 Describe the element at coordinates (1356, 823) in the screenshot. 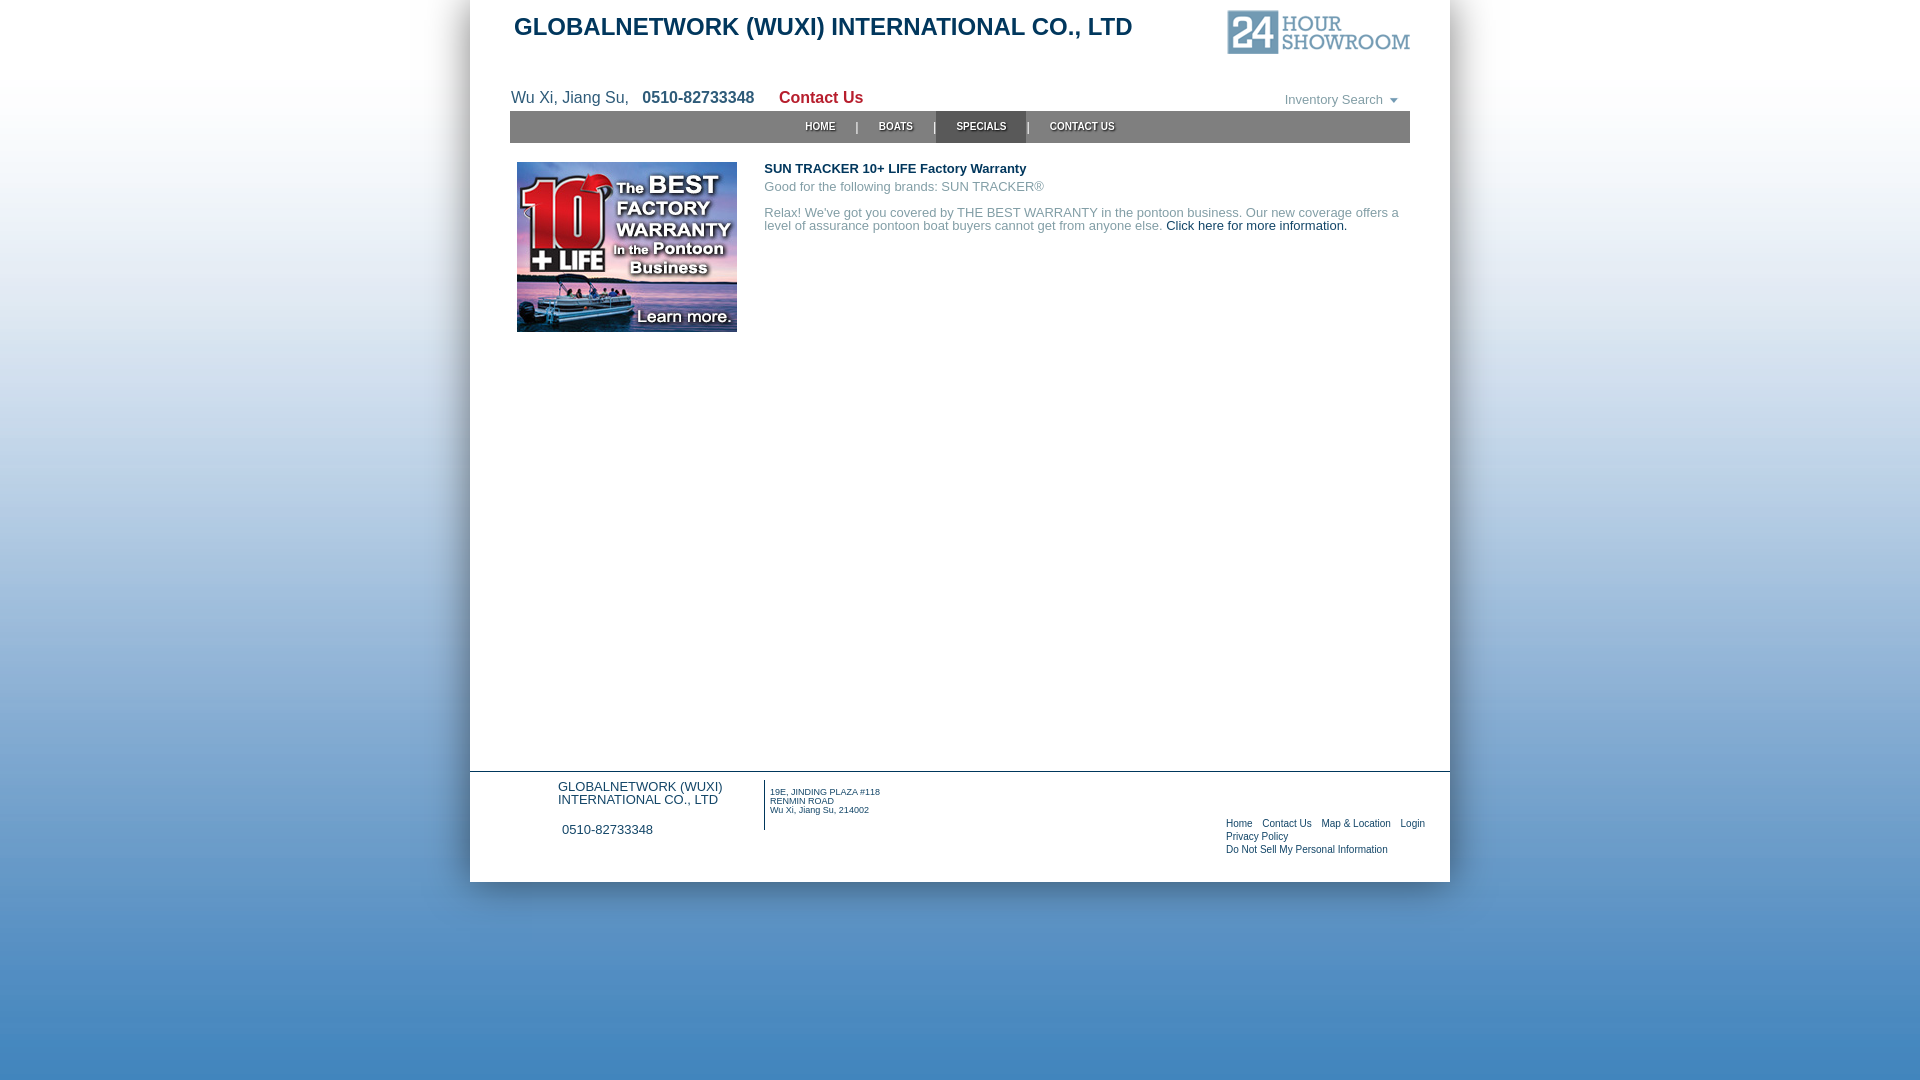

I see `'Map & Location'` at that location.